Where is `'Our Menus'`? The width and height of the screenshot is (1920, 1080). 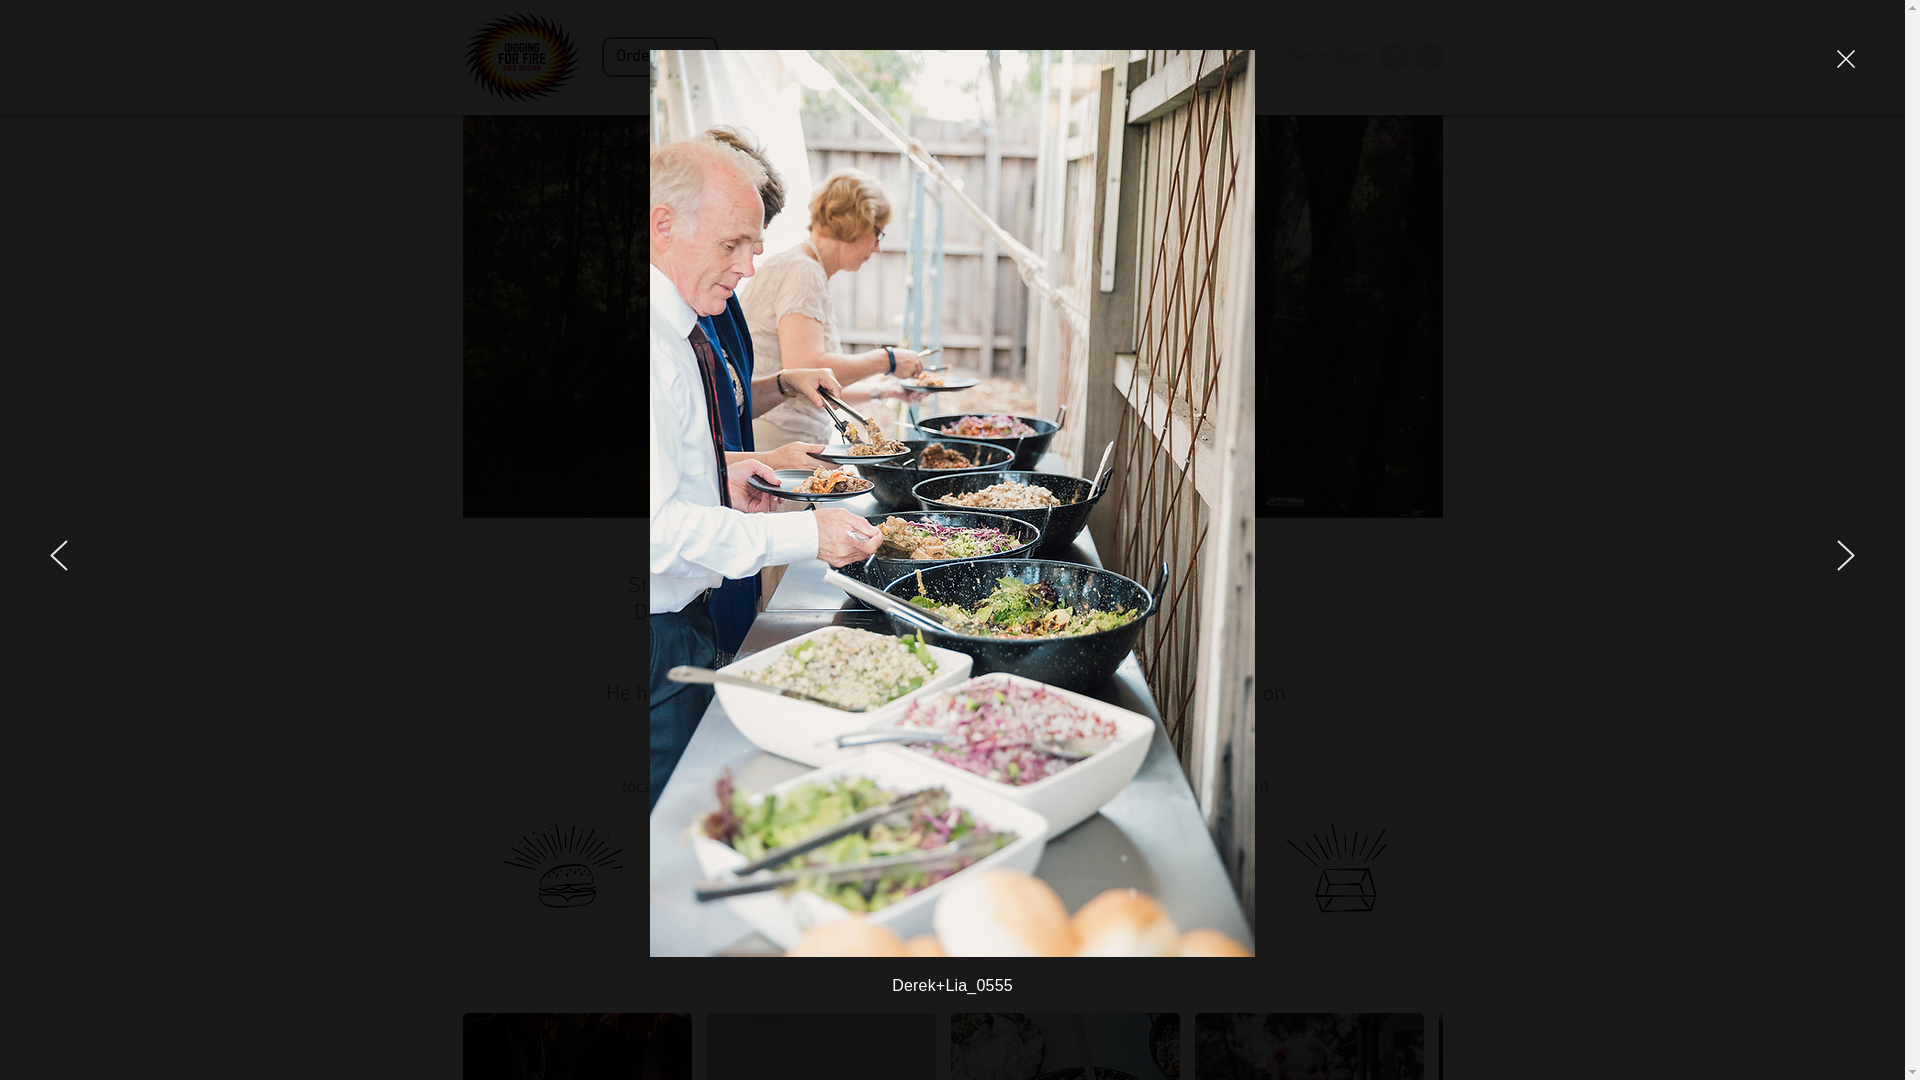
'Our Menus' is located at coordinates (920, 56).